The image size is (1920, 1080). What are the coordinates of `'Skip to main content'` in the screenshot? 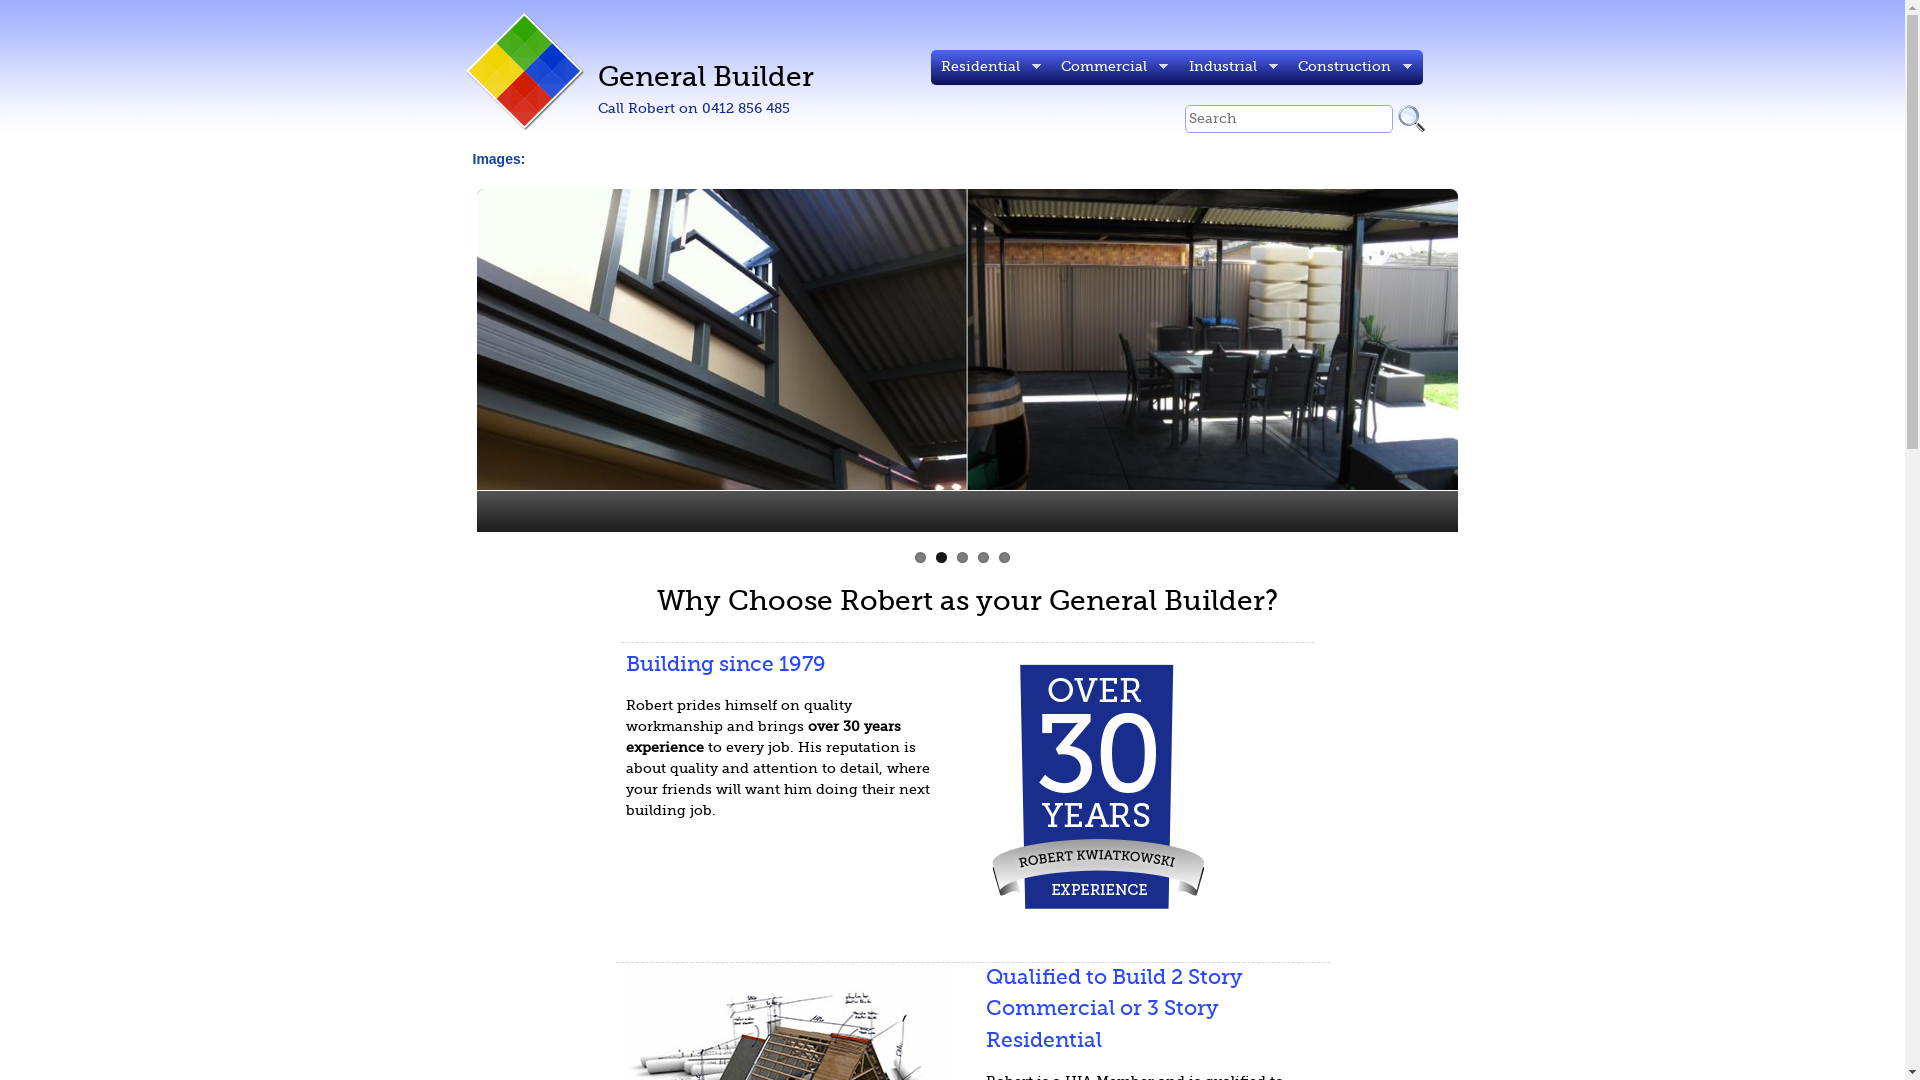 It's located at (868, 0).